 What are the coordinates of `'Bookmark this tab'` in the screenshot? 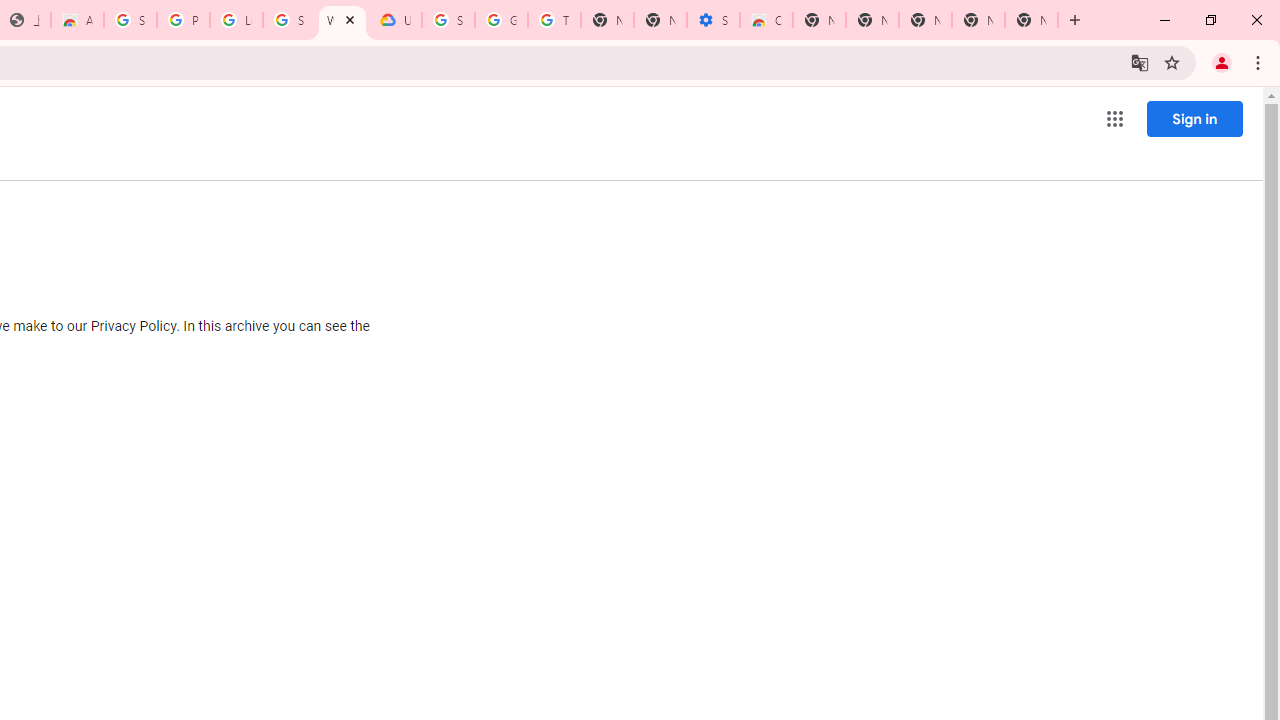 It's located at (1171, 61).